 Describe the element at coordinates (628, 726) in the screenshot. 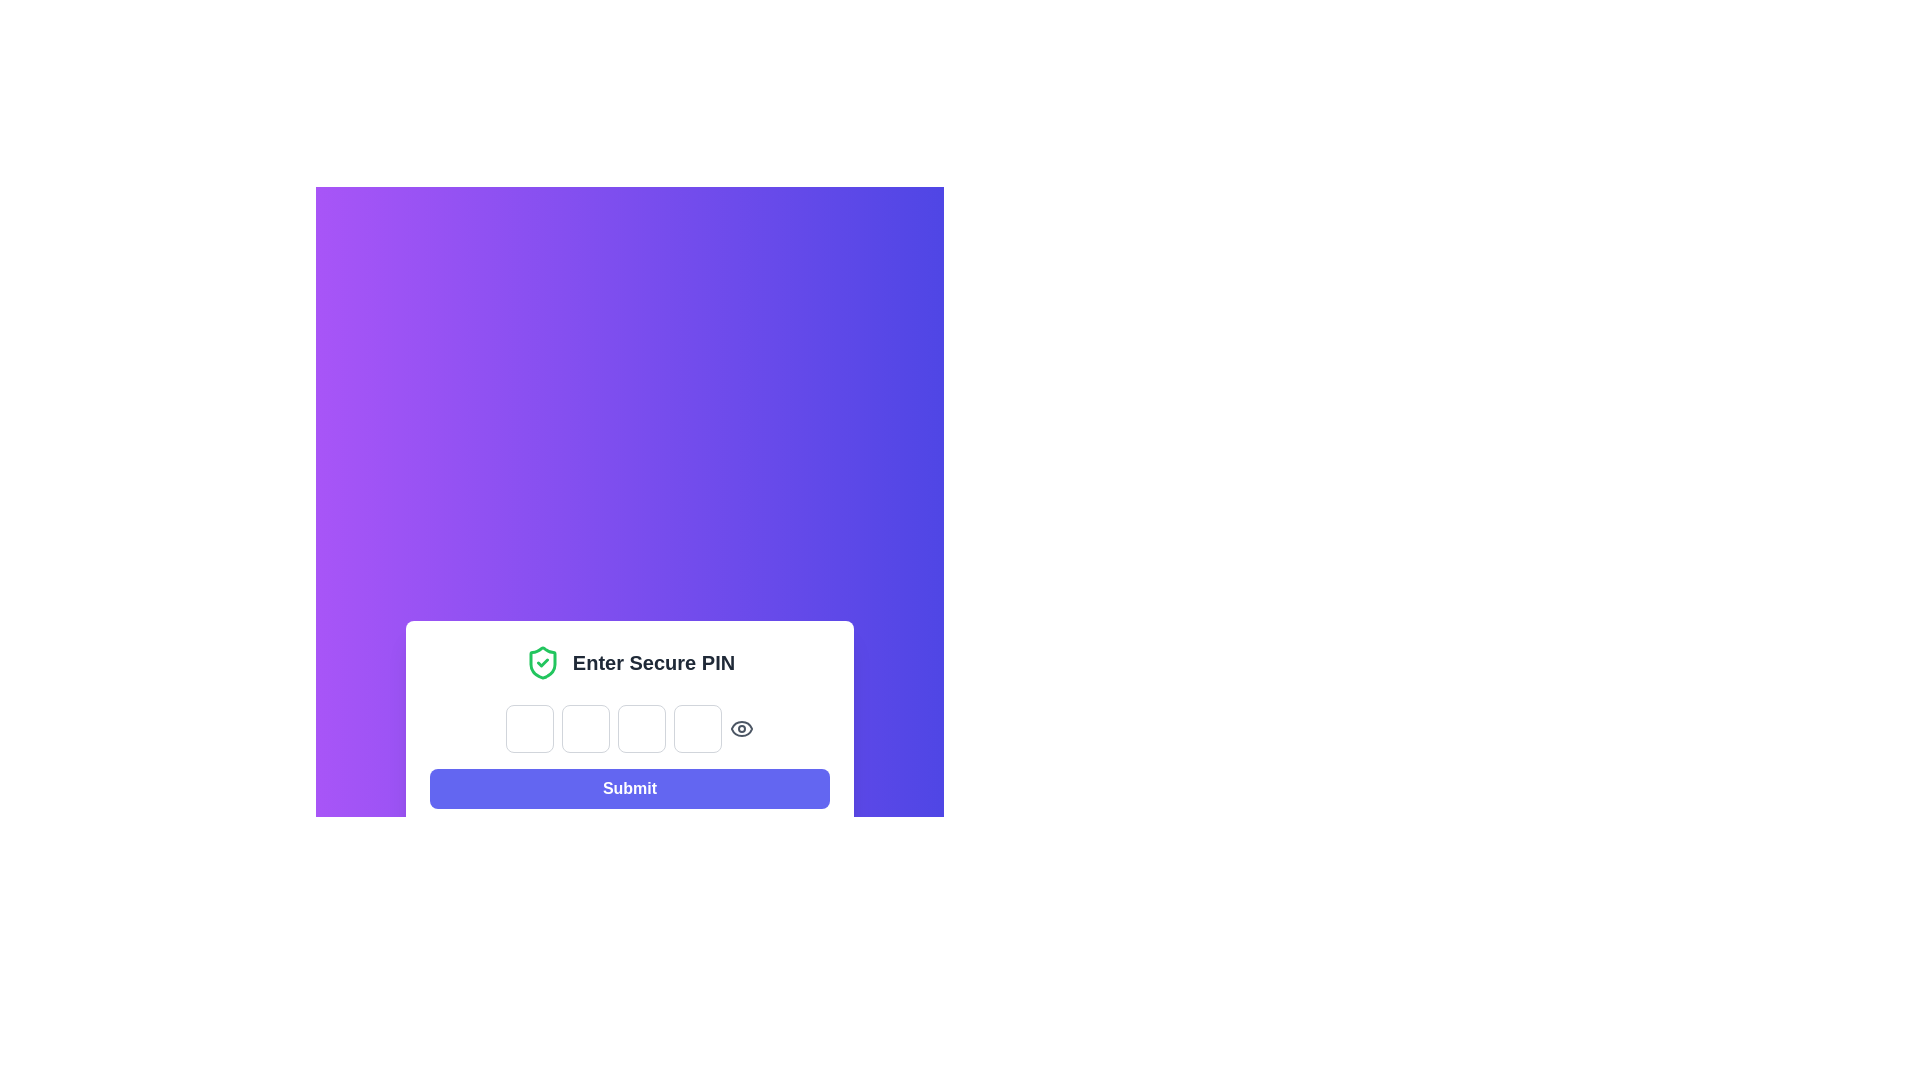

I see `the third PIN code entry box, which is a square input field with rounded corners` at that location.